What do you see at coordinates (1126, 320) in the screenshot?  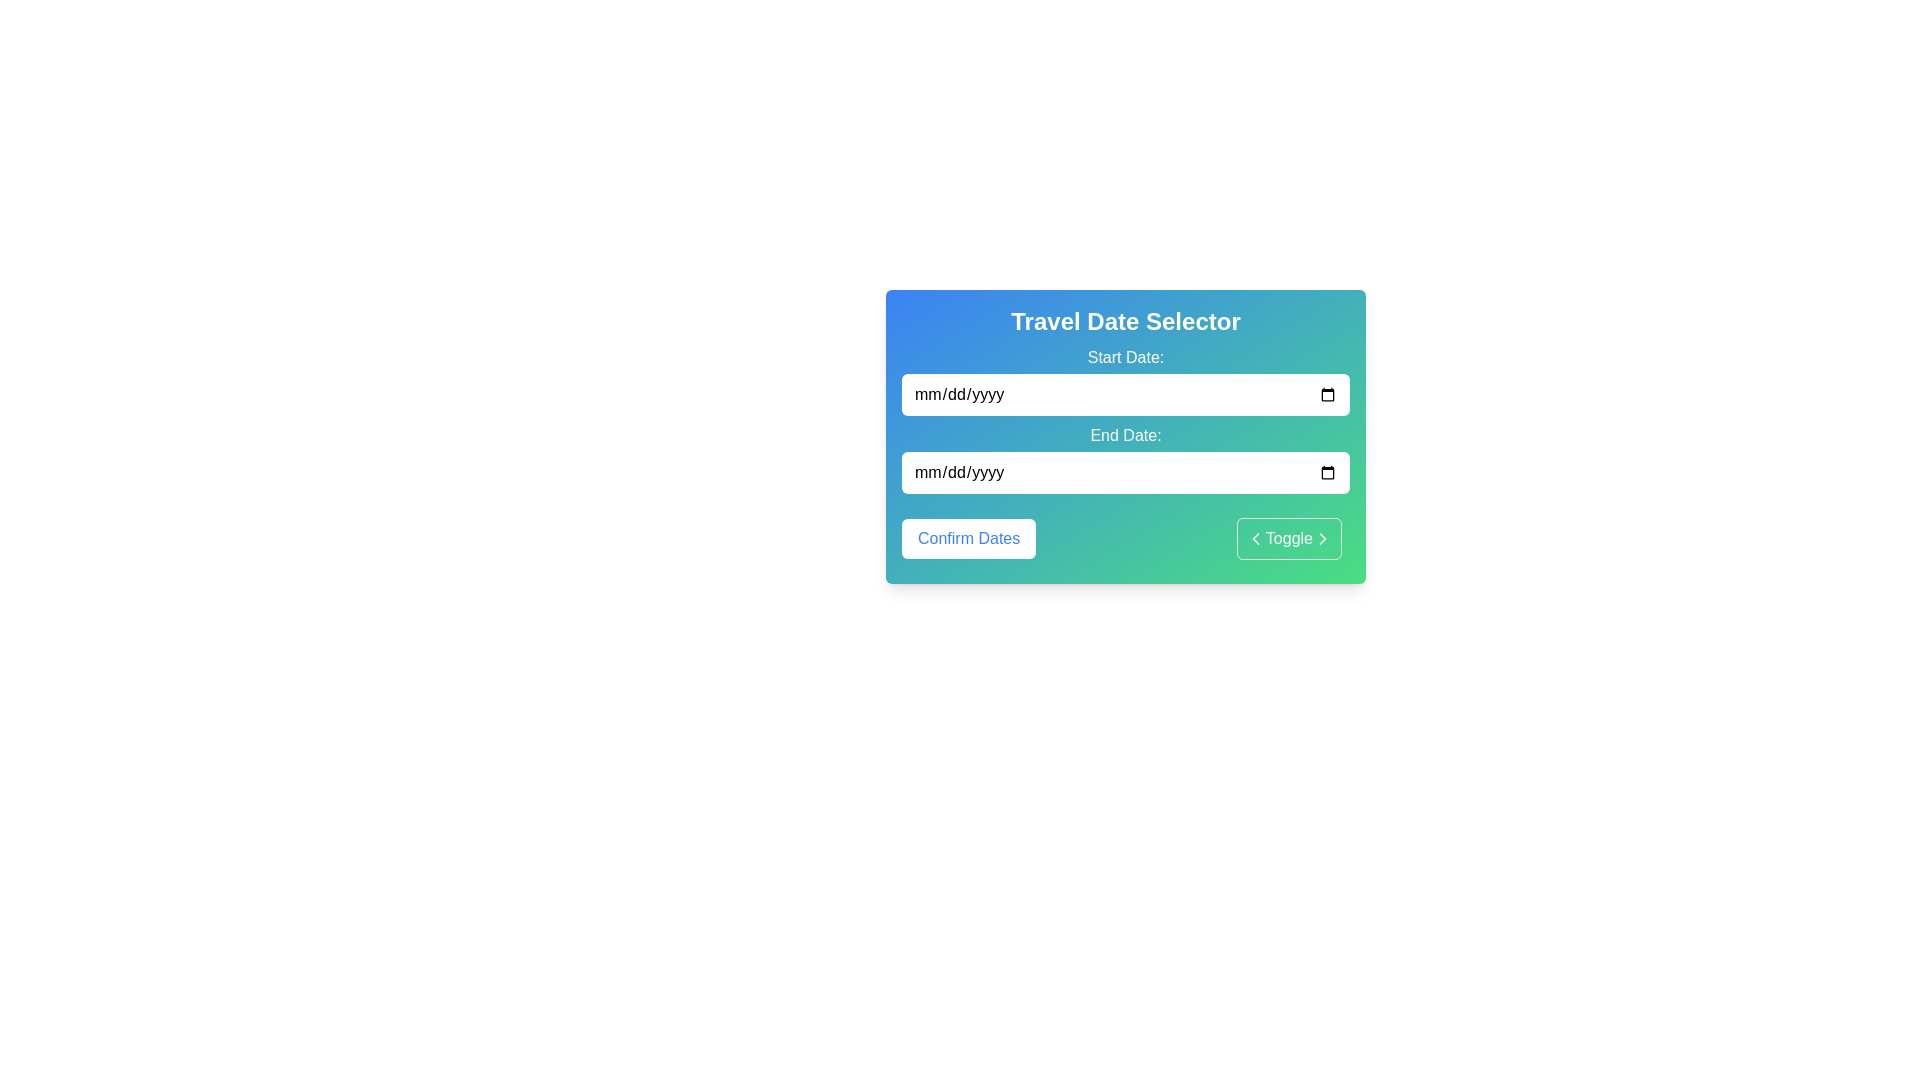 I see `the title text label 'Travel Date Selector', which is styled in bold and large font and located at the top of the panel` at bounding box center [1126, 320].